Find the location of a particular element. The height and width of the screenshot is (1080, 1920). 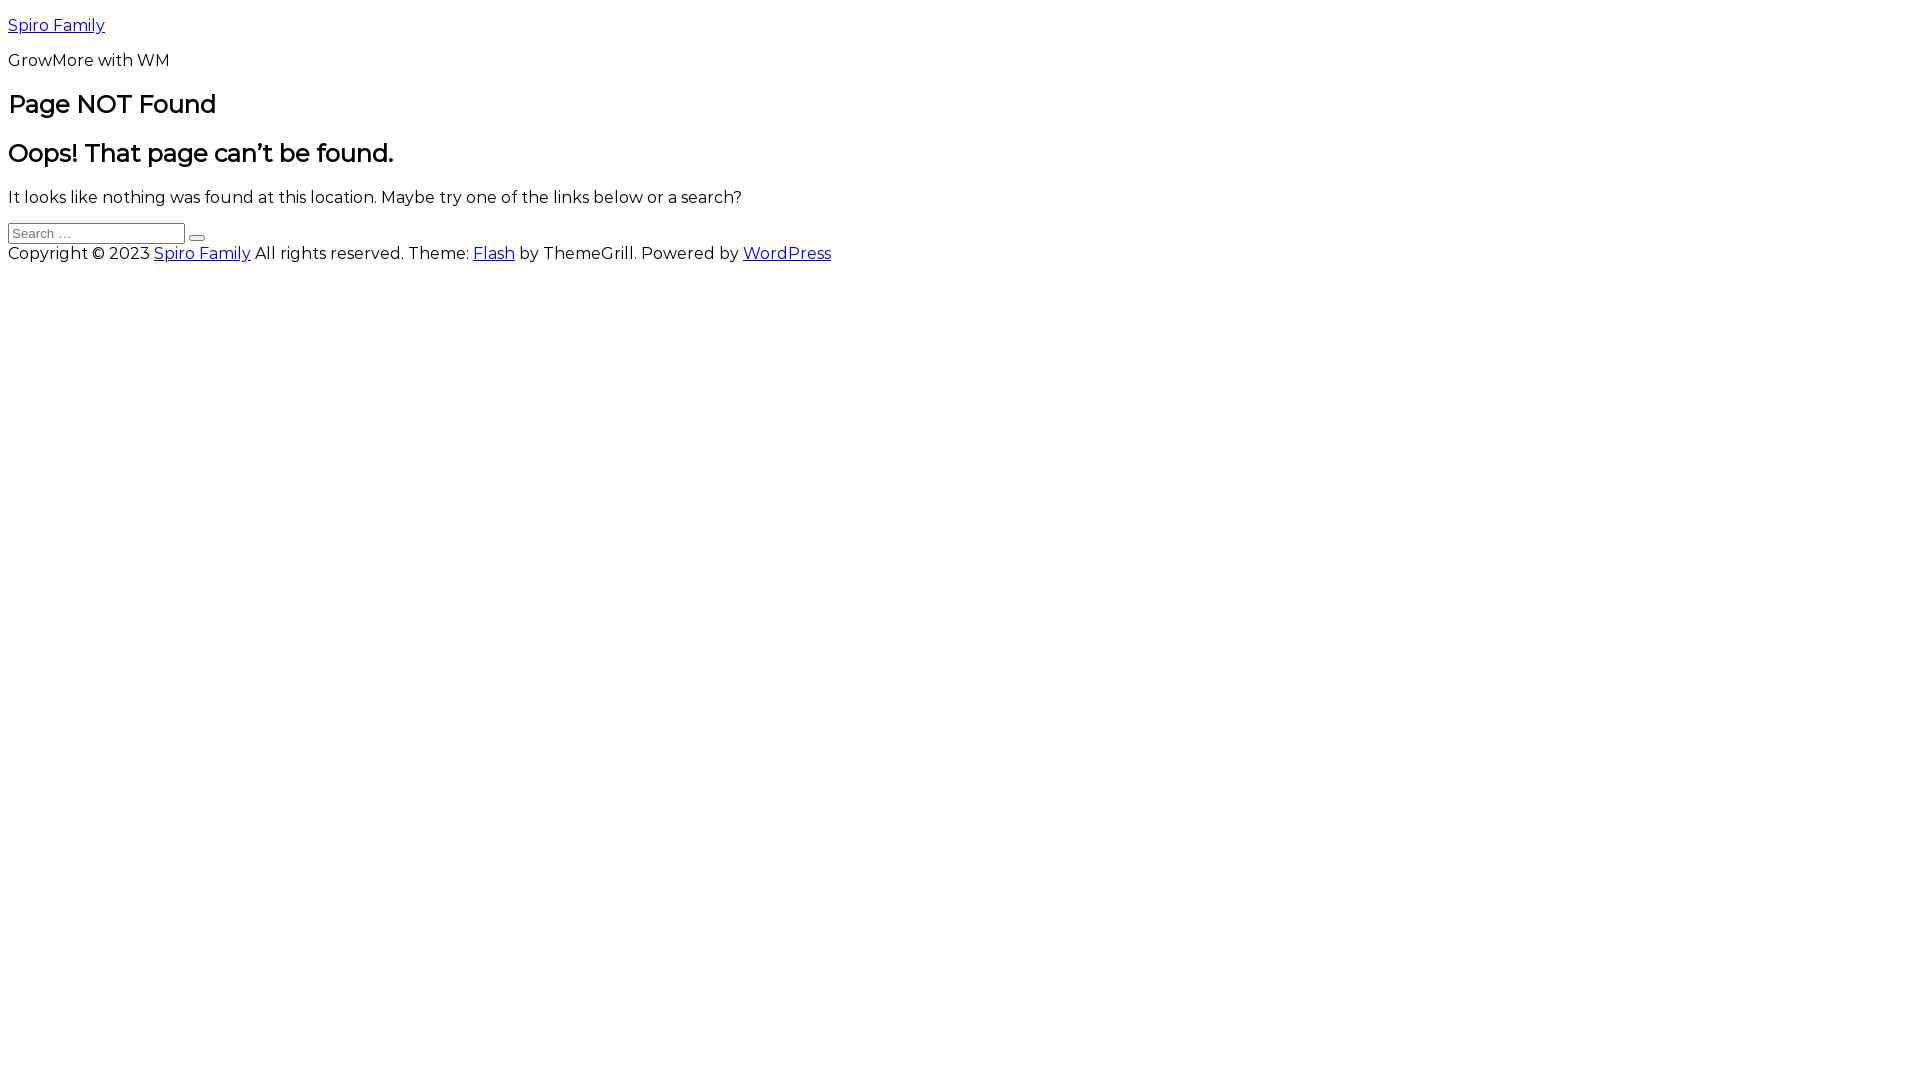

'WordPress' is located at coordinates (786, 252).